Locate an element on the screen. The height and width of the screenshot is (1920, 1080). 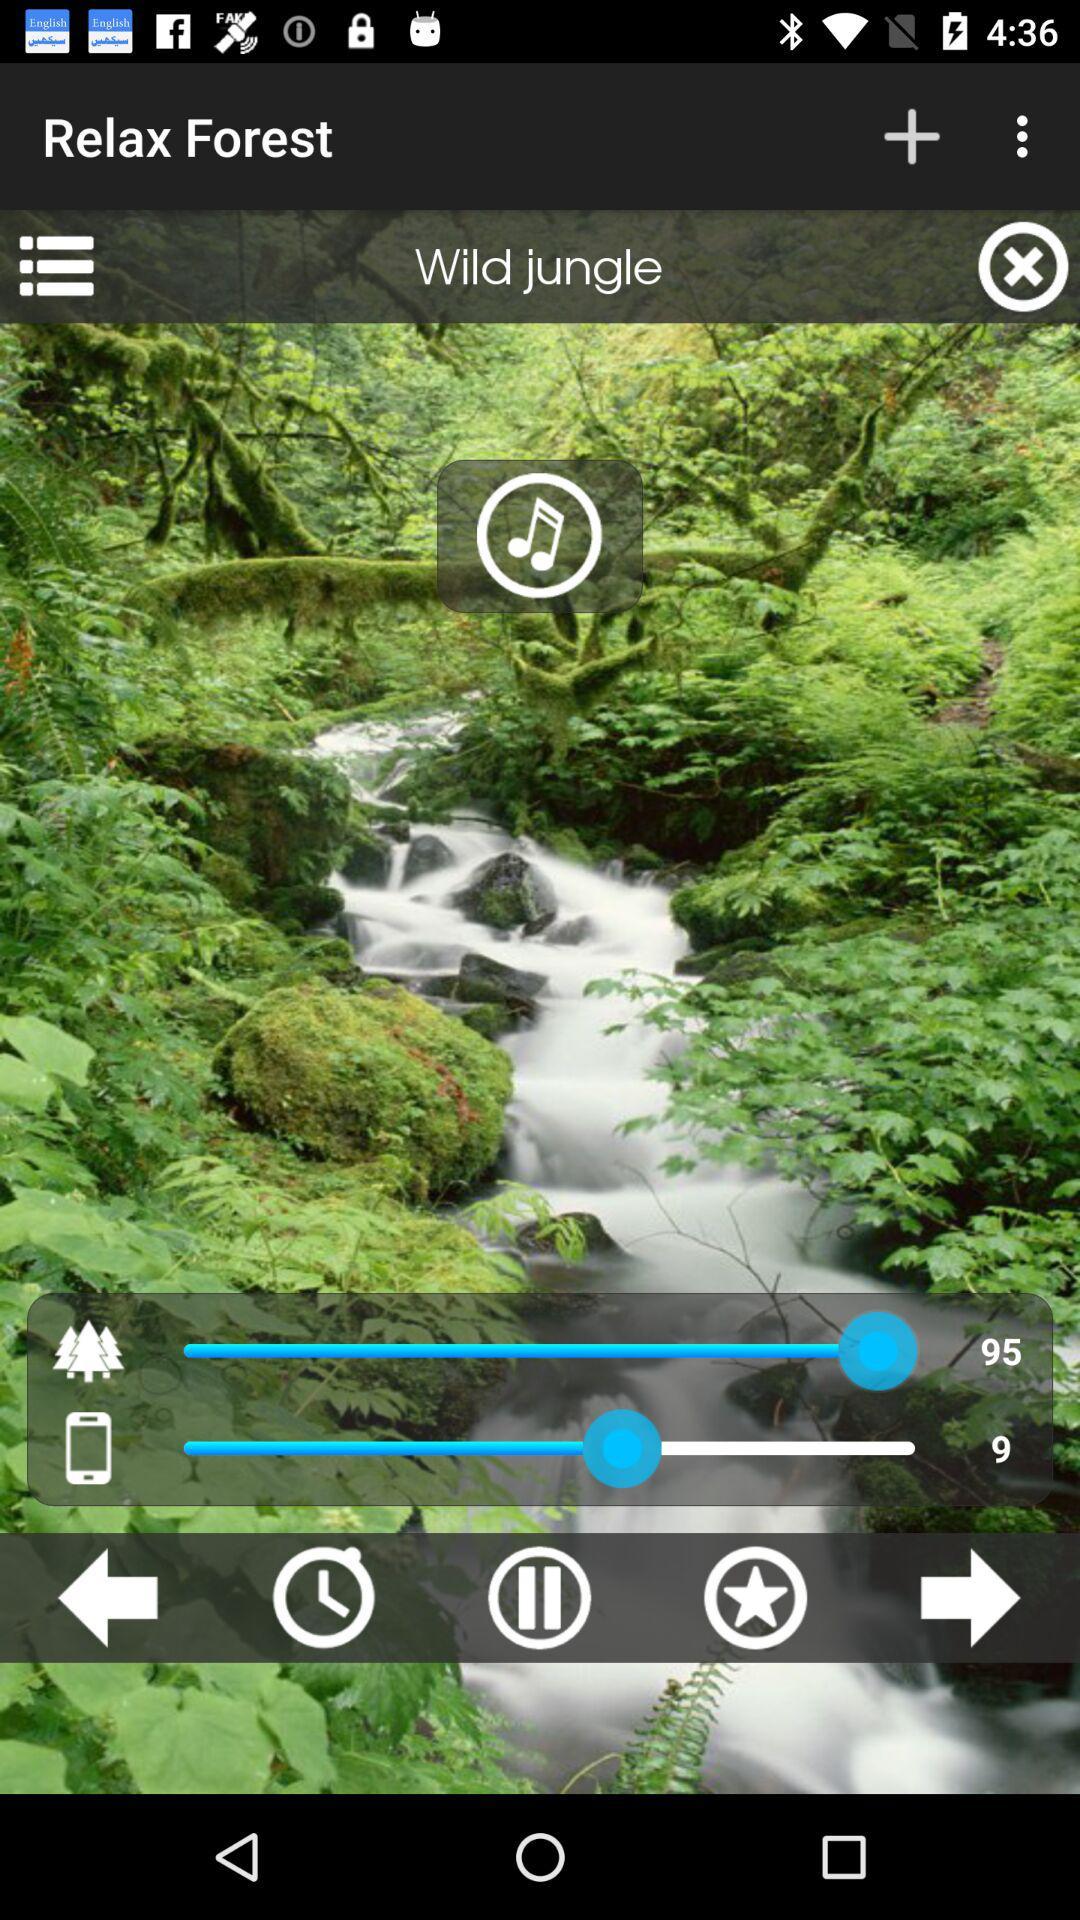
the music icon is located at coordinates (540, 536).